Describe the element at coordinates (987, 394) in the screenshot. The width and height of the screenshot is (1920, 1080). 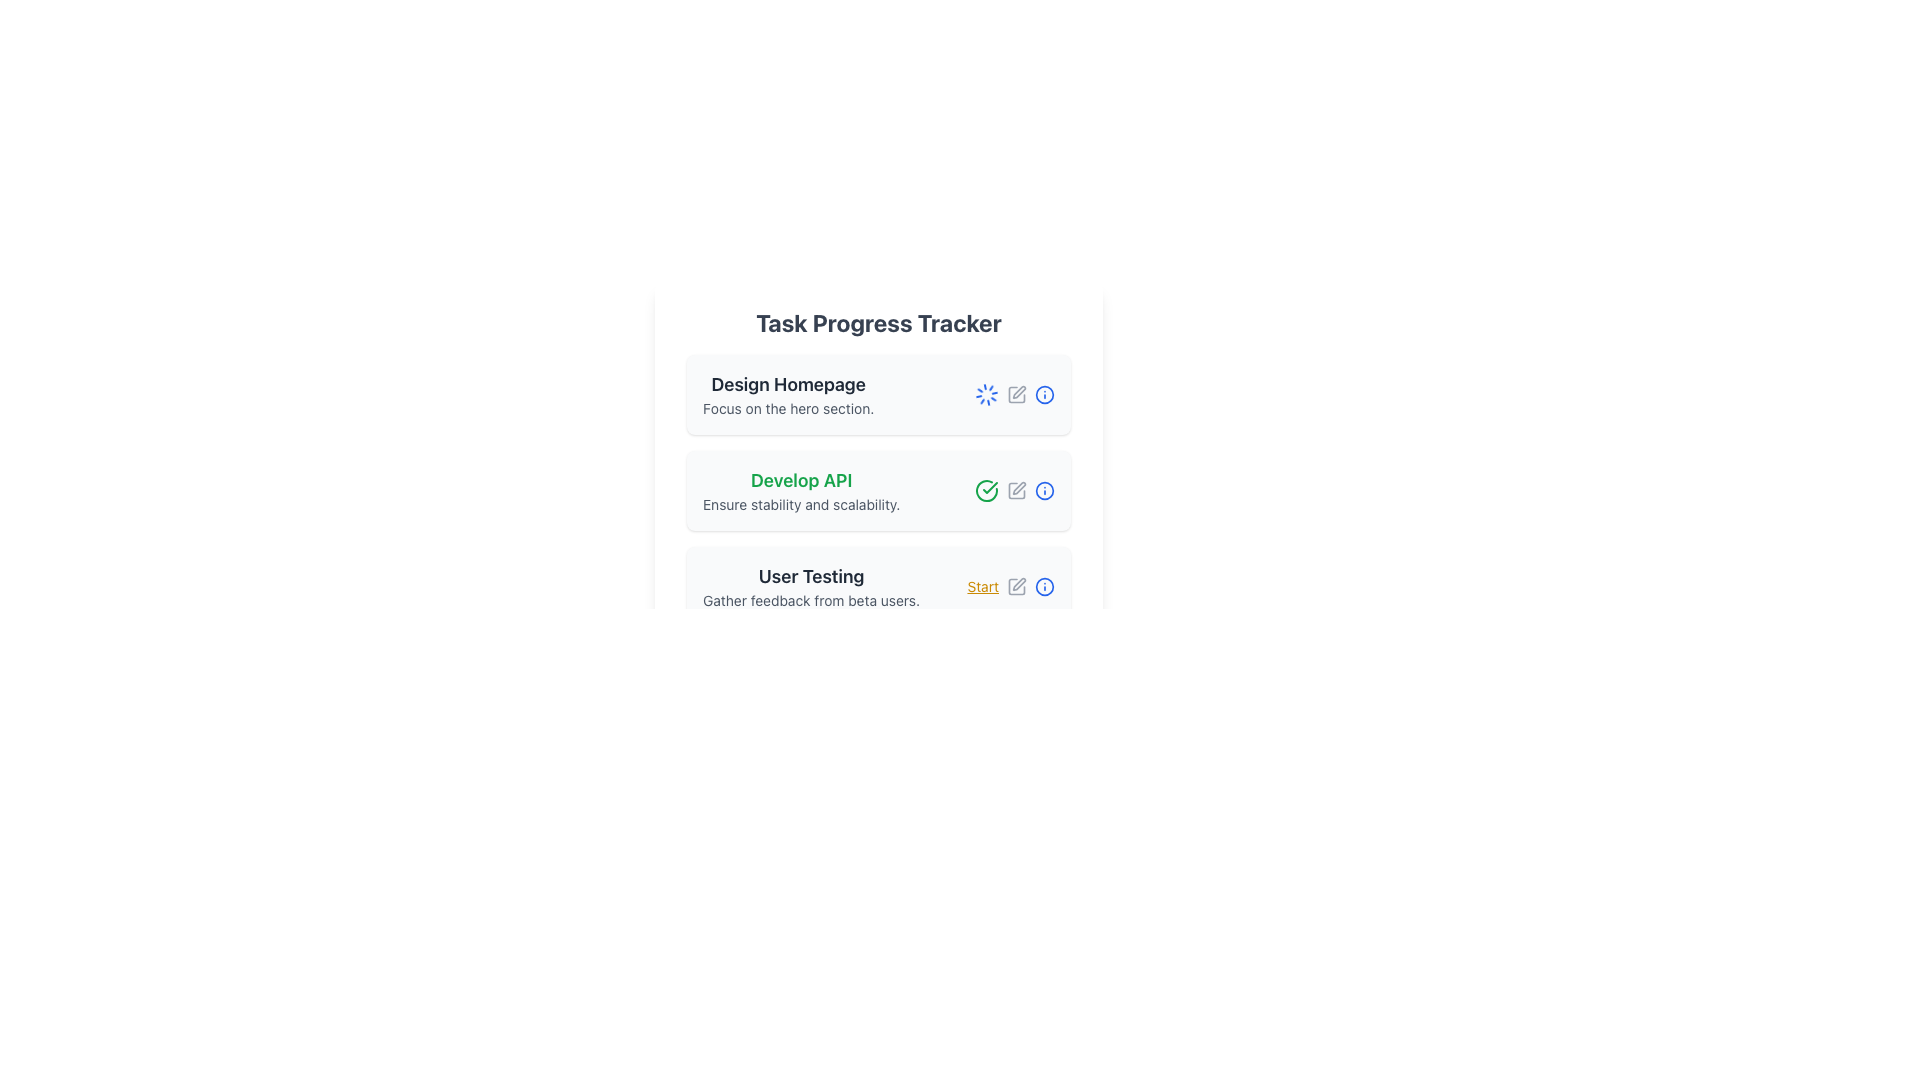
I see `the loading spinner icon indicating an ongoing process in the first task card labeled 'Design Homepage', located on the right side near the edit icon` at that location.